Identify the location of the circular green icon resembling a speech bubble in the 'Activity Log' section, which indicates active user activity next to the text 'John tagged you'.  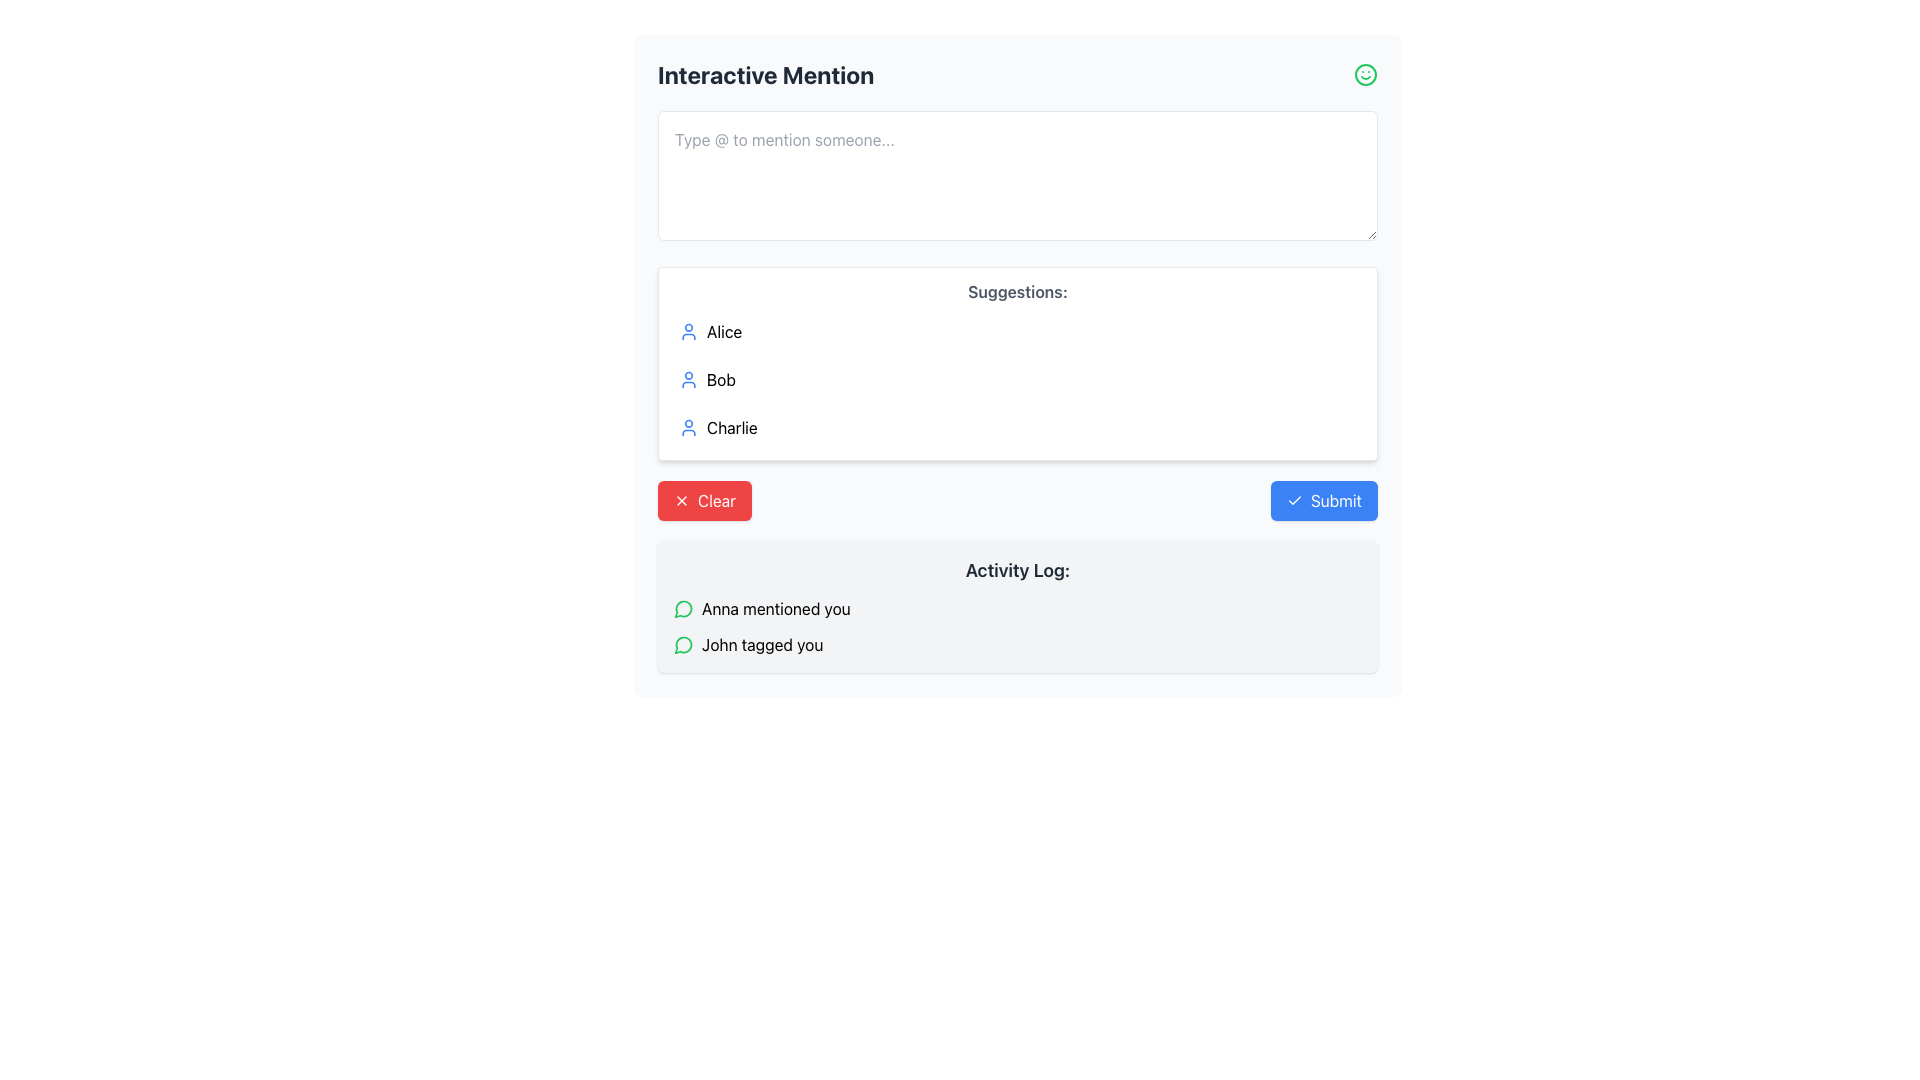
(683, 645).